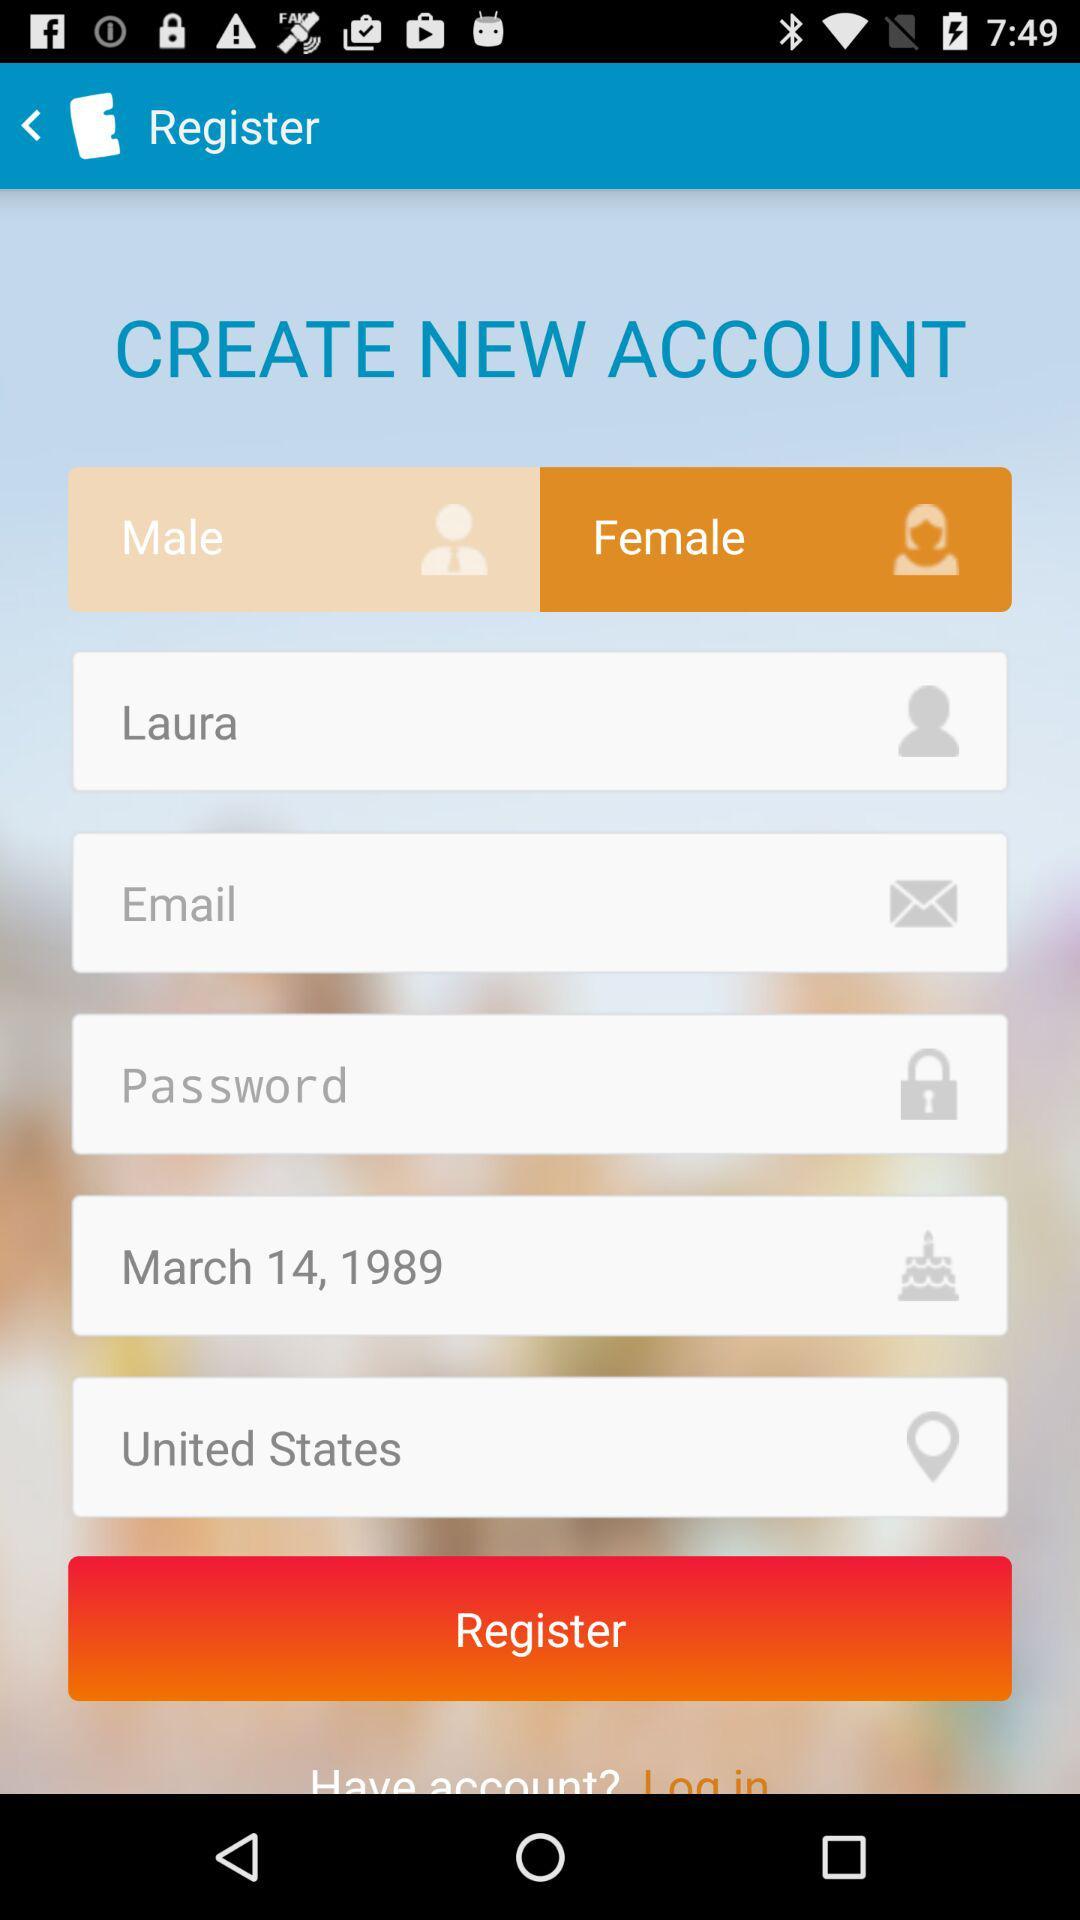  What do you see at coordinates (304, 539) in the screenshot?
I see `male` at bounding box center [304, 539].